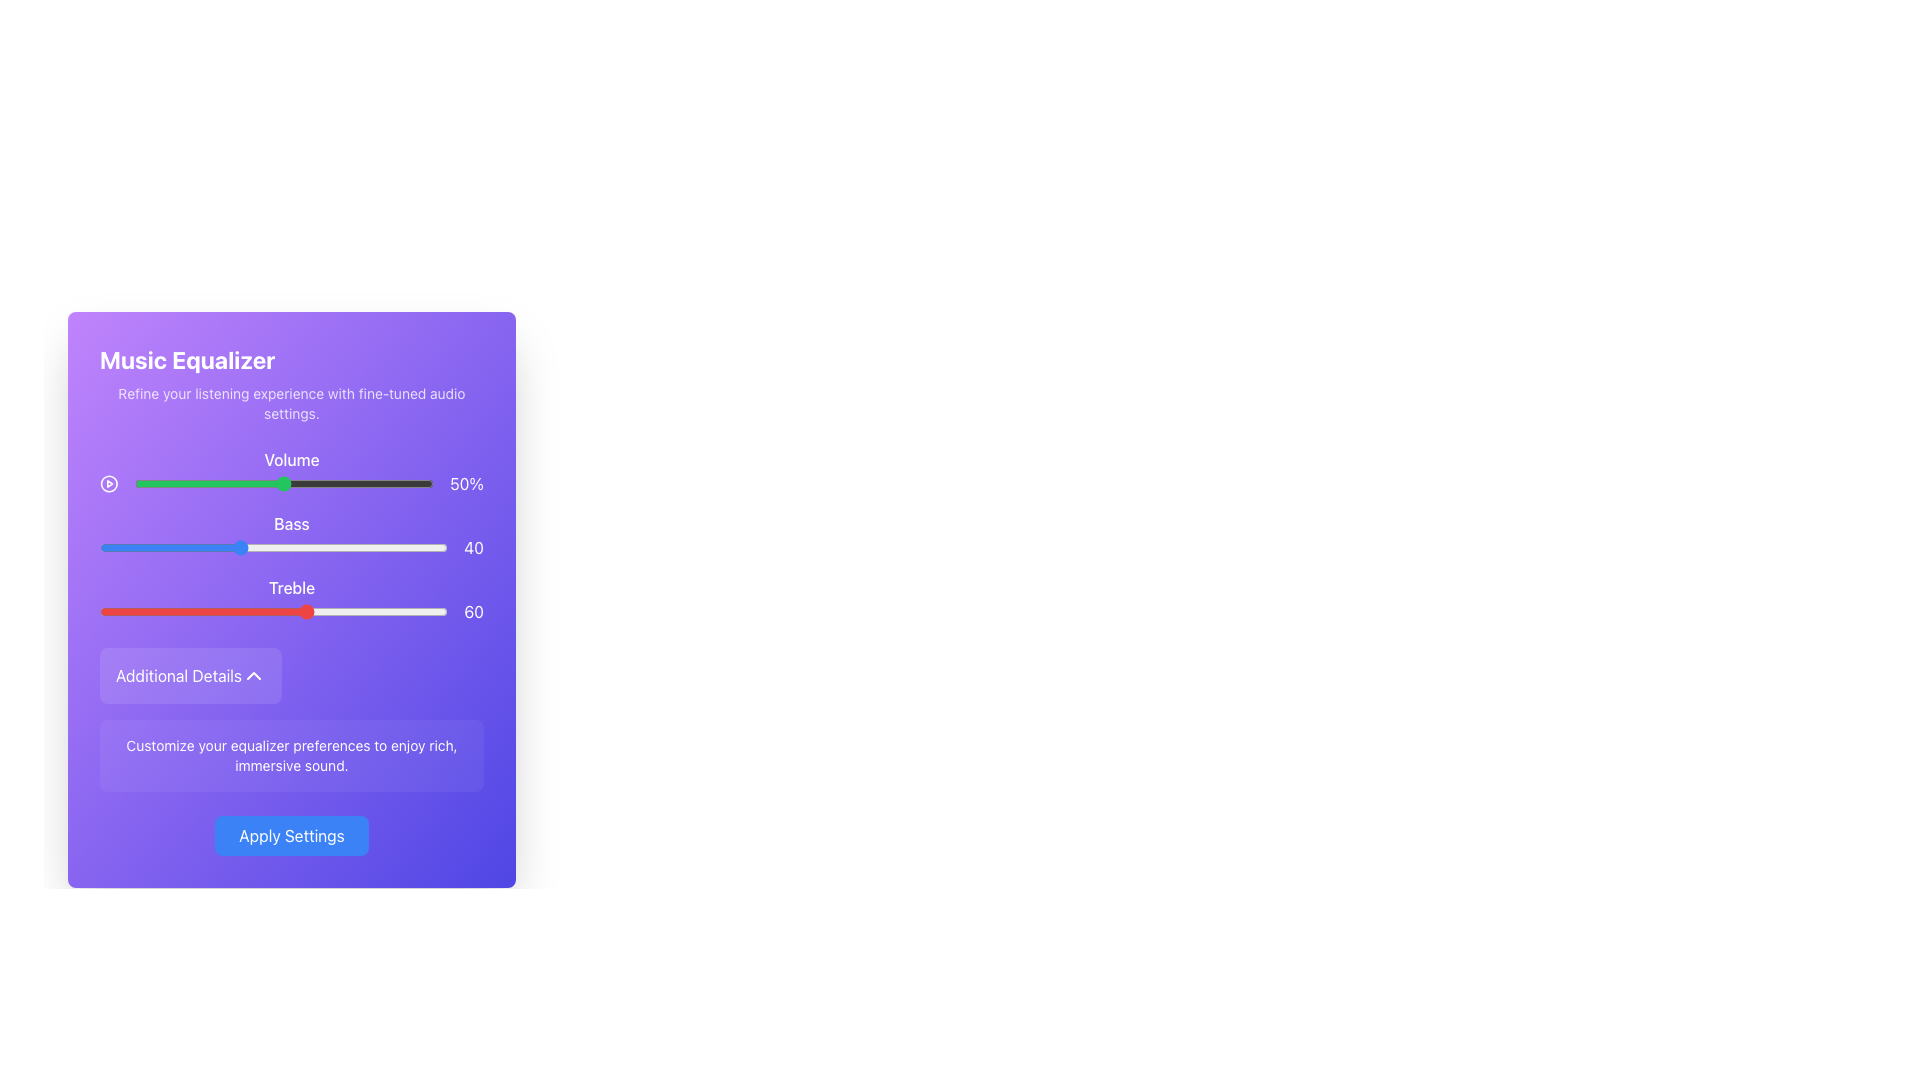 This screenshot has height=1080, width=1920. Describe the element at coordinates (273, 611) in the screenshot. I see `the horizontal slider labeled 'Treble', which is styled with a red and white theme` at that location.